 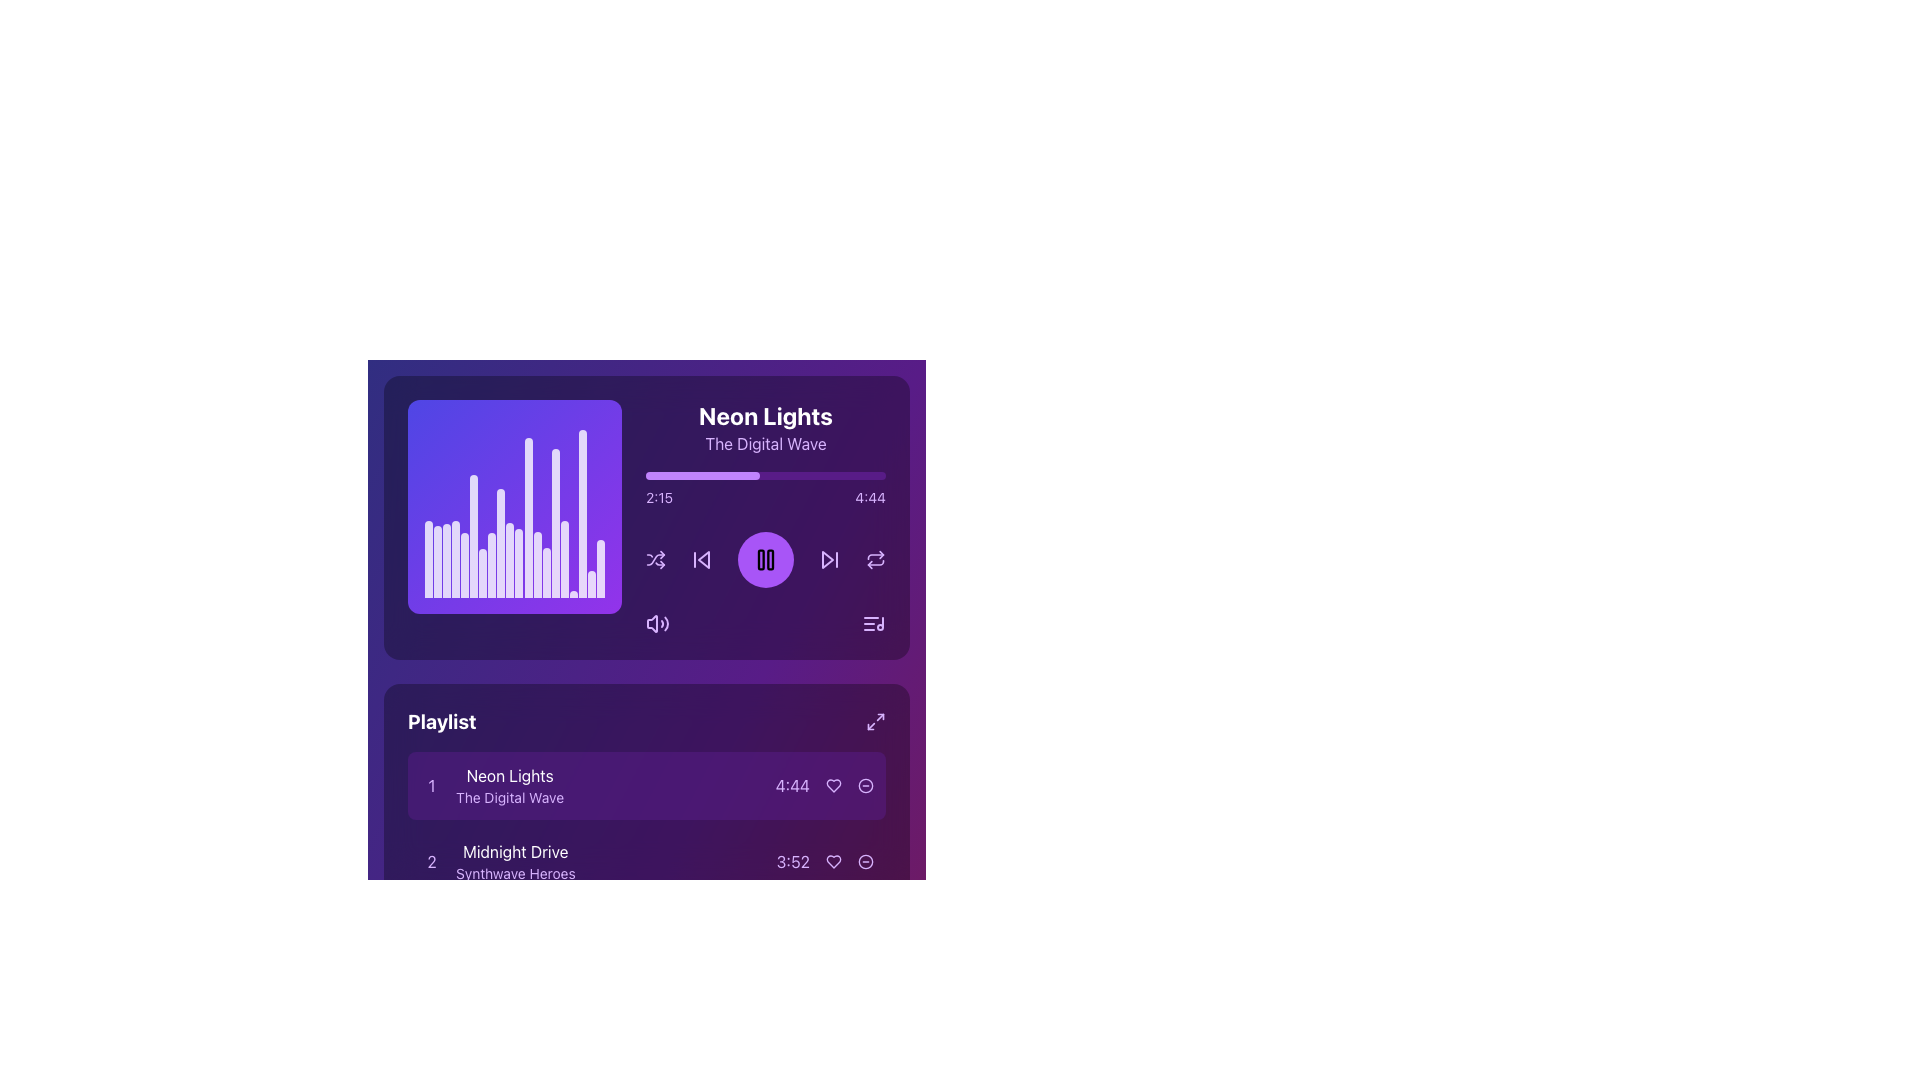 What do you see at coordinates (691, 475) in the screenshot?
I see `the progress` at bounding box center [691, 475].